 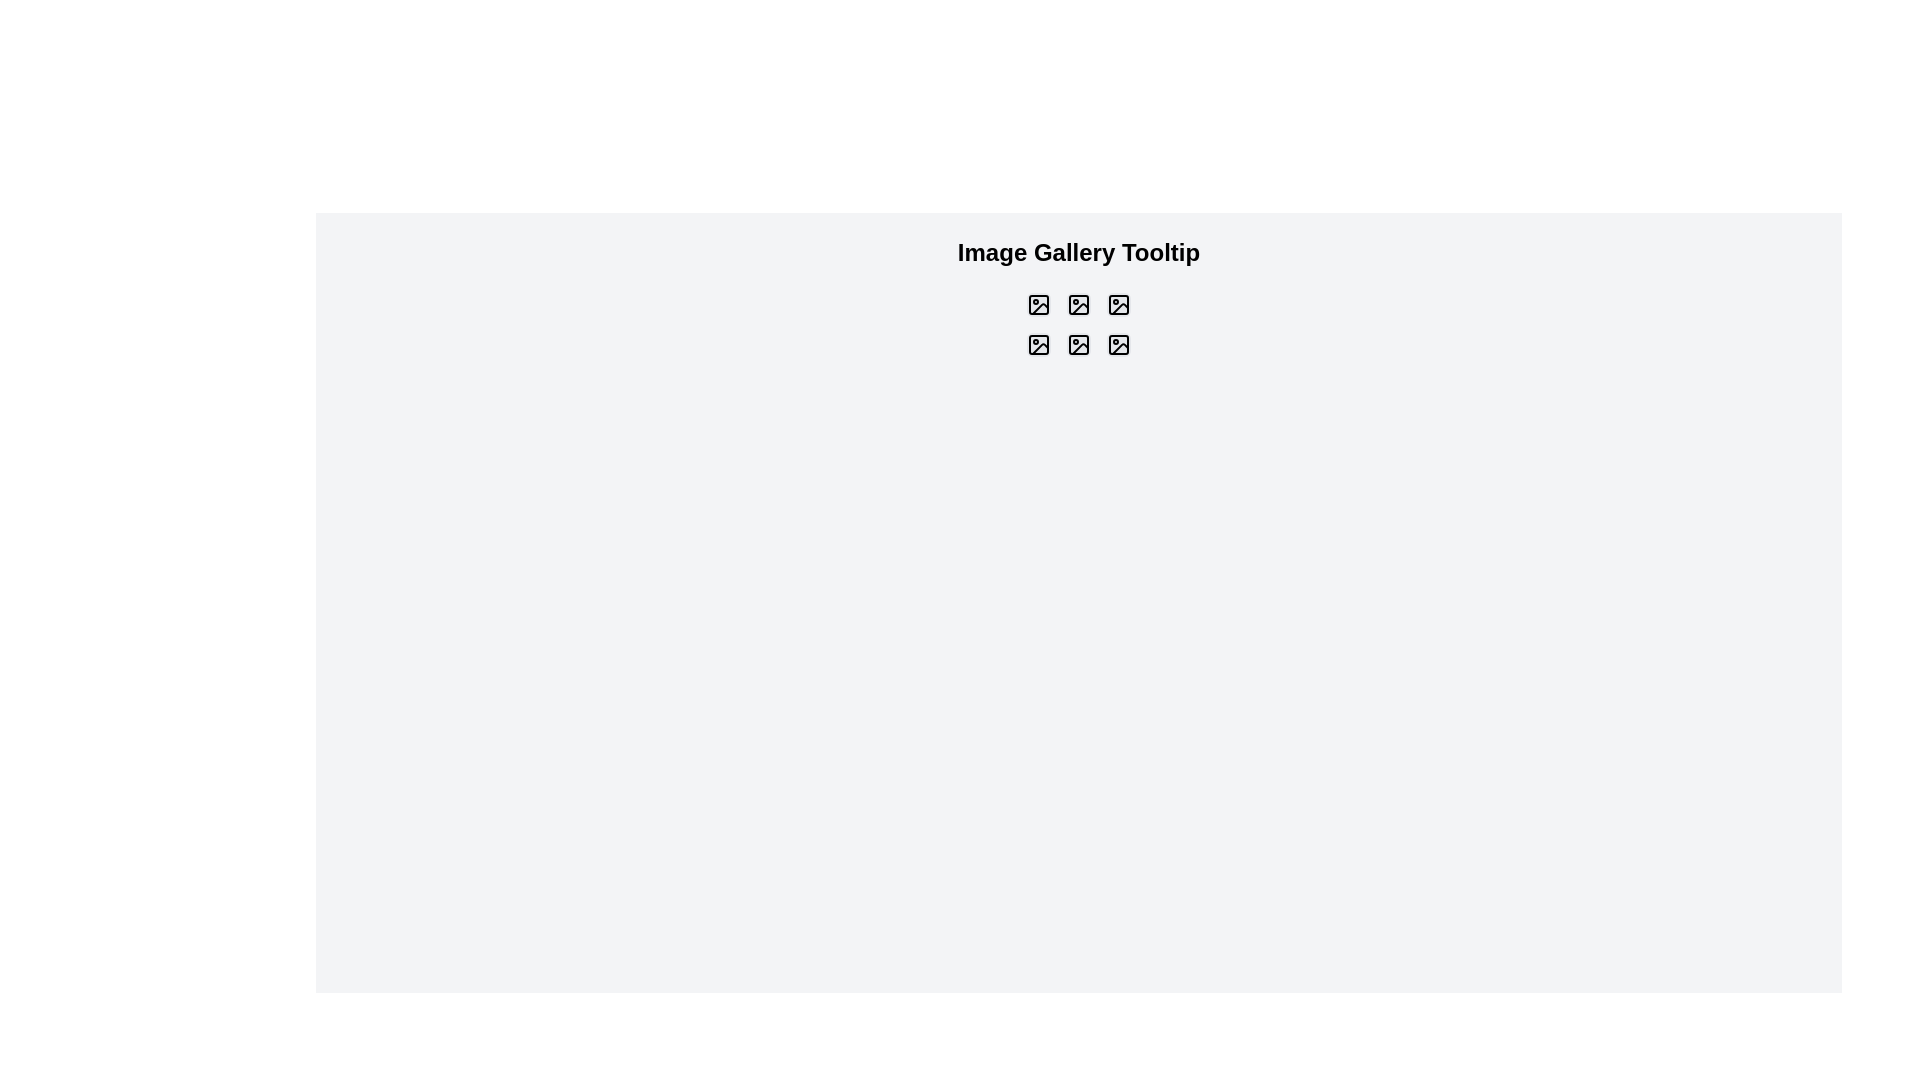 I want to click on the Icon button which resembles a framed image with a circular magnifying glass overlay, located at the bottom-right of the grid layout, so click(x=1117, y=343).